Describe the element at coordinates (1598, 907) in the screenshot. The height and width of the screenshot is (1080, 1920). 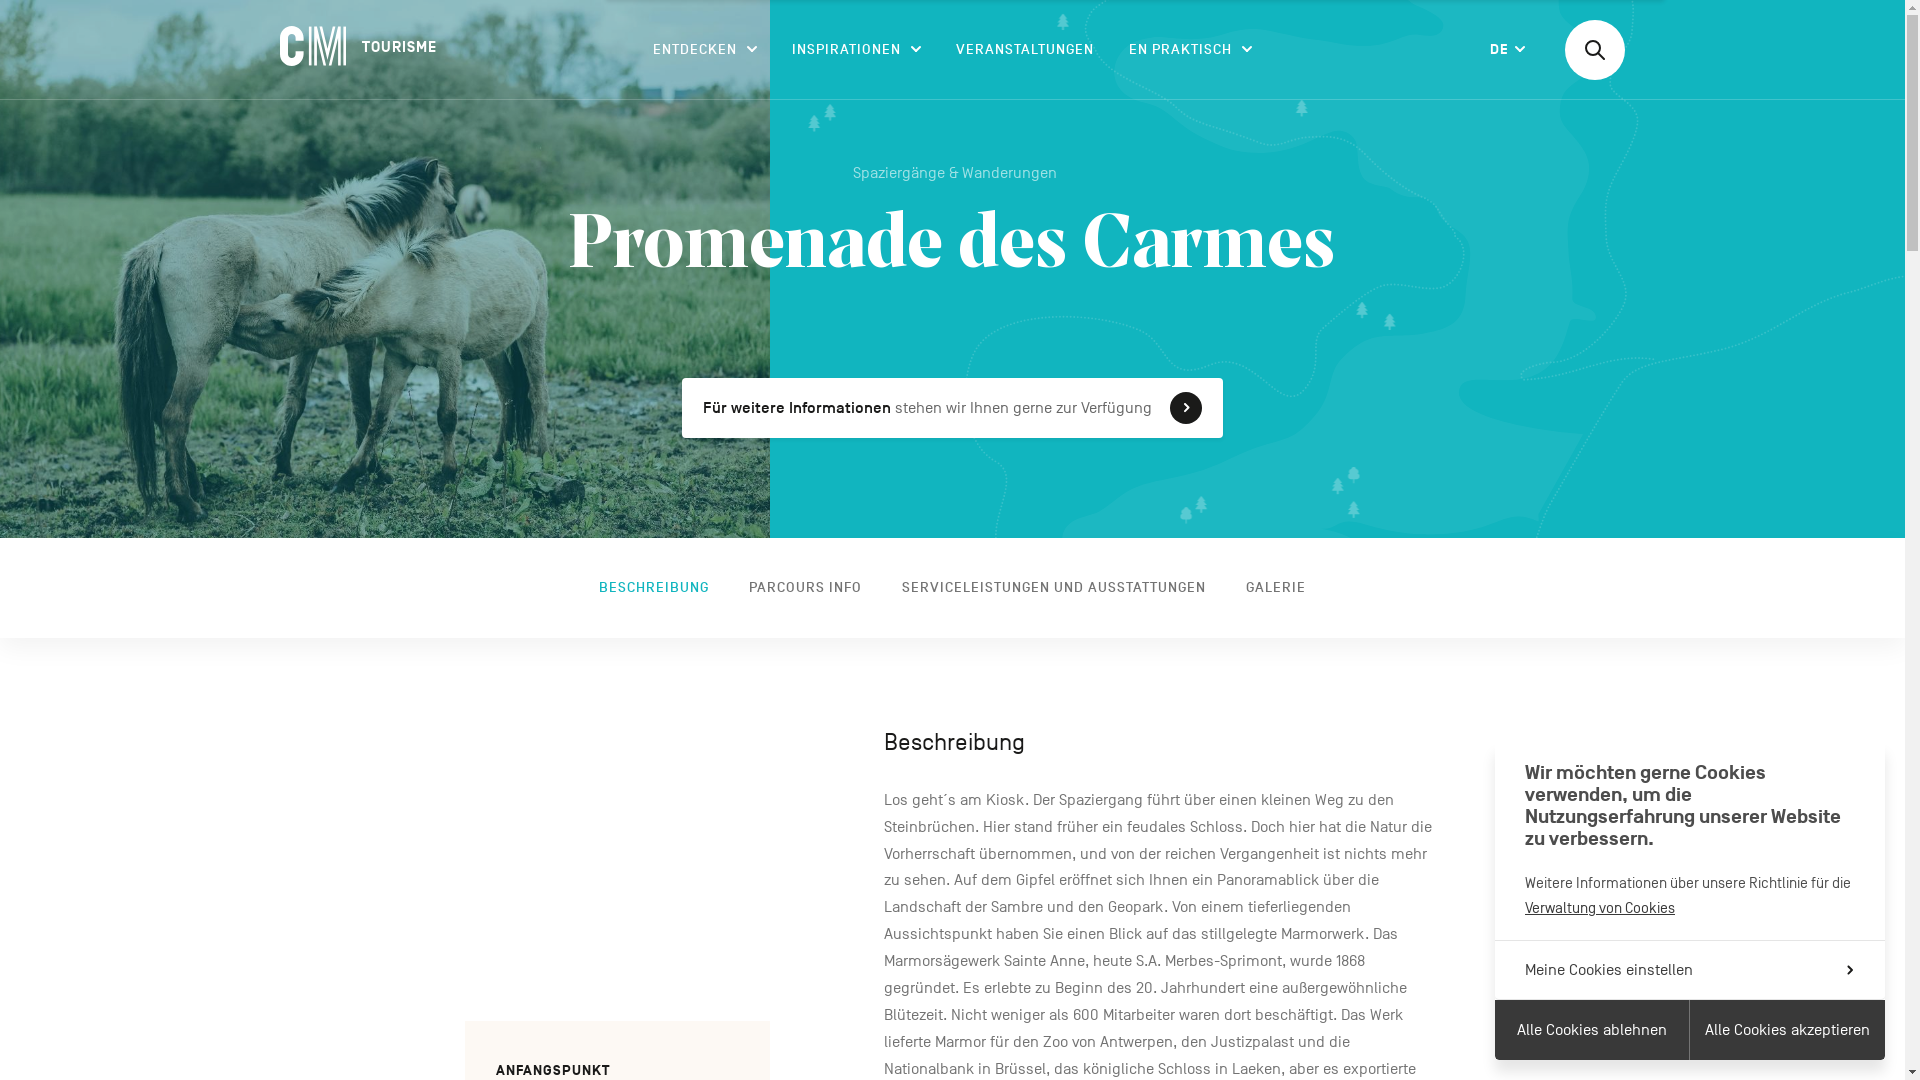
I see `'Verwaltung von Cookies'` at that location.